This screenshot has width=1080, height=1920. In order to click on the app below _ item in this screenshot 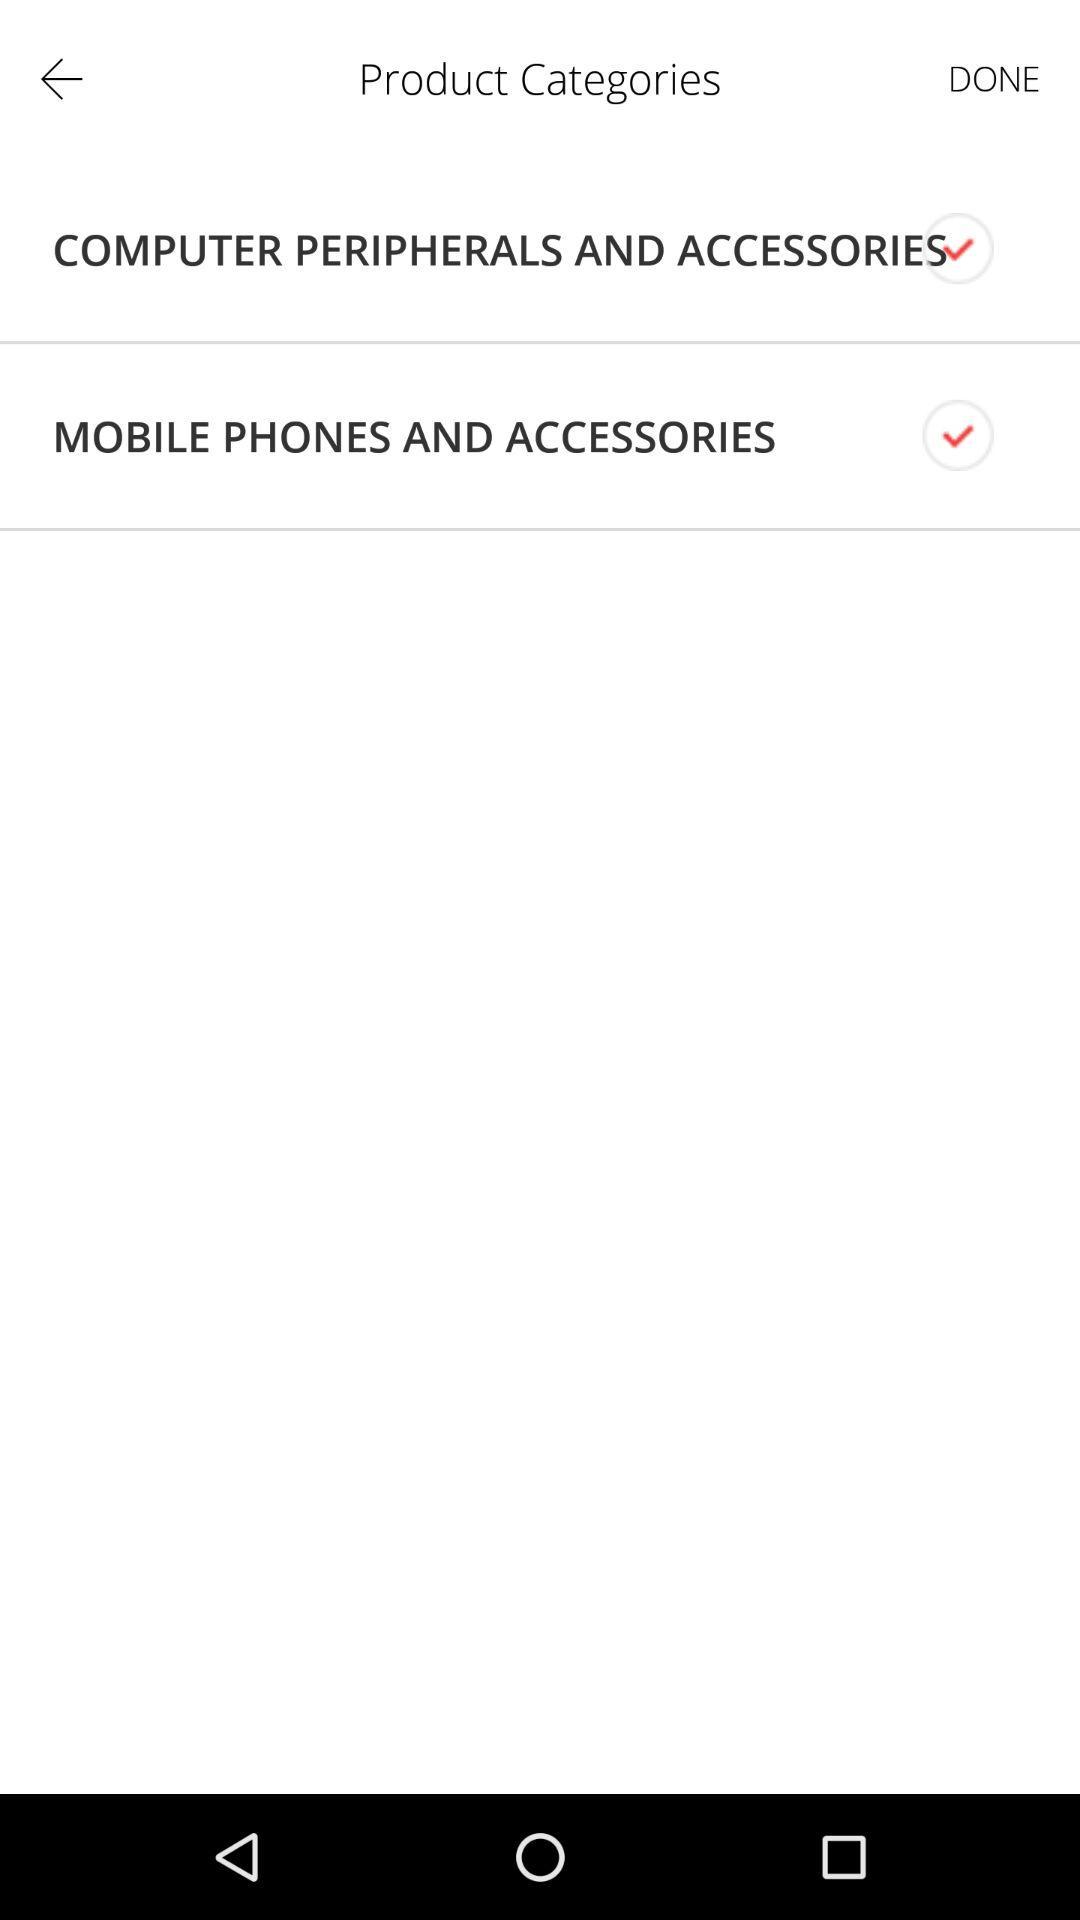, I will do `click(499, 248)`.